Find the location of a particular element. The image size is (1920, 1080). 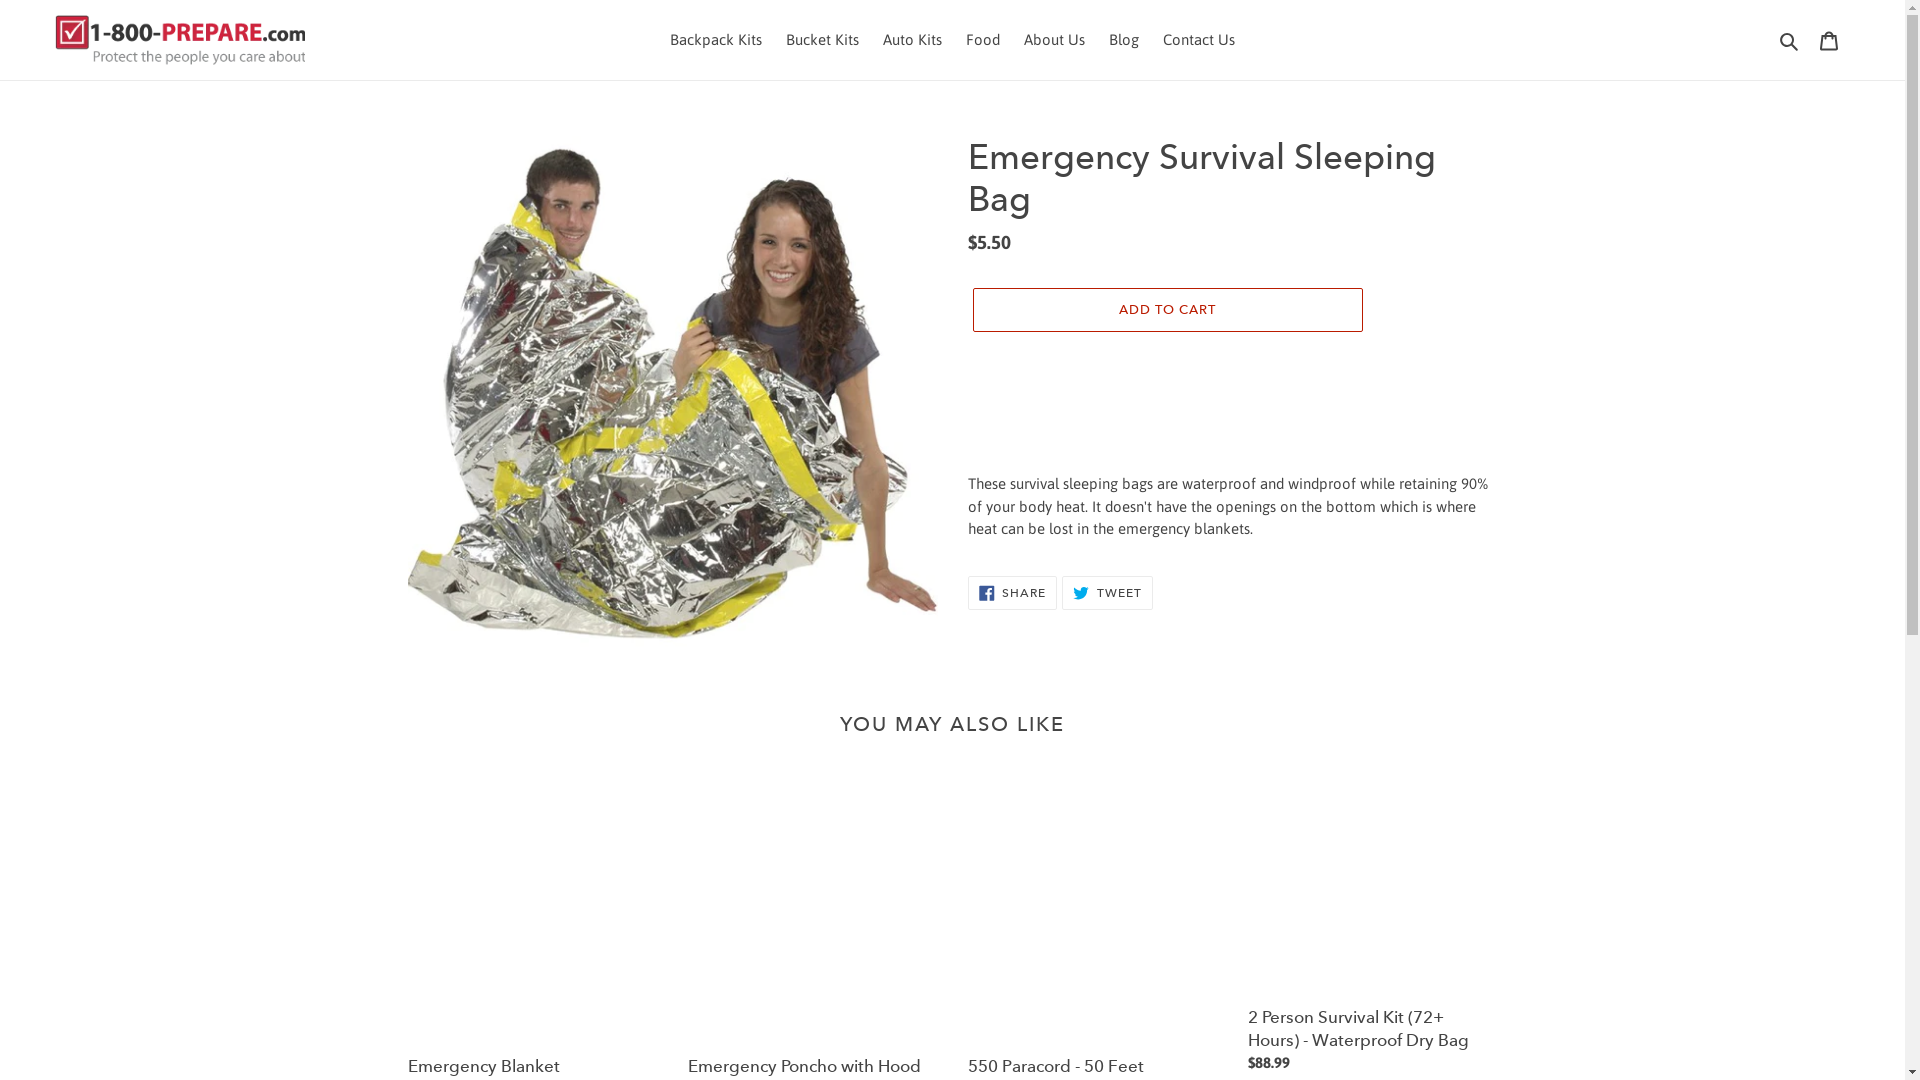

'TWEET is located at coordinates (1106, 592).